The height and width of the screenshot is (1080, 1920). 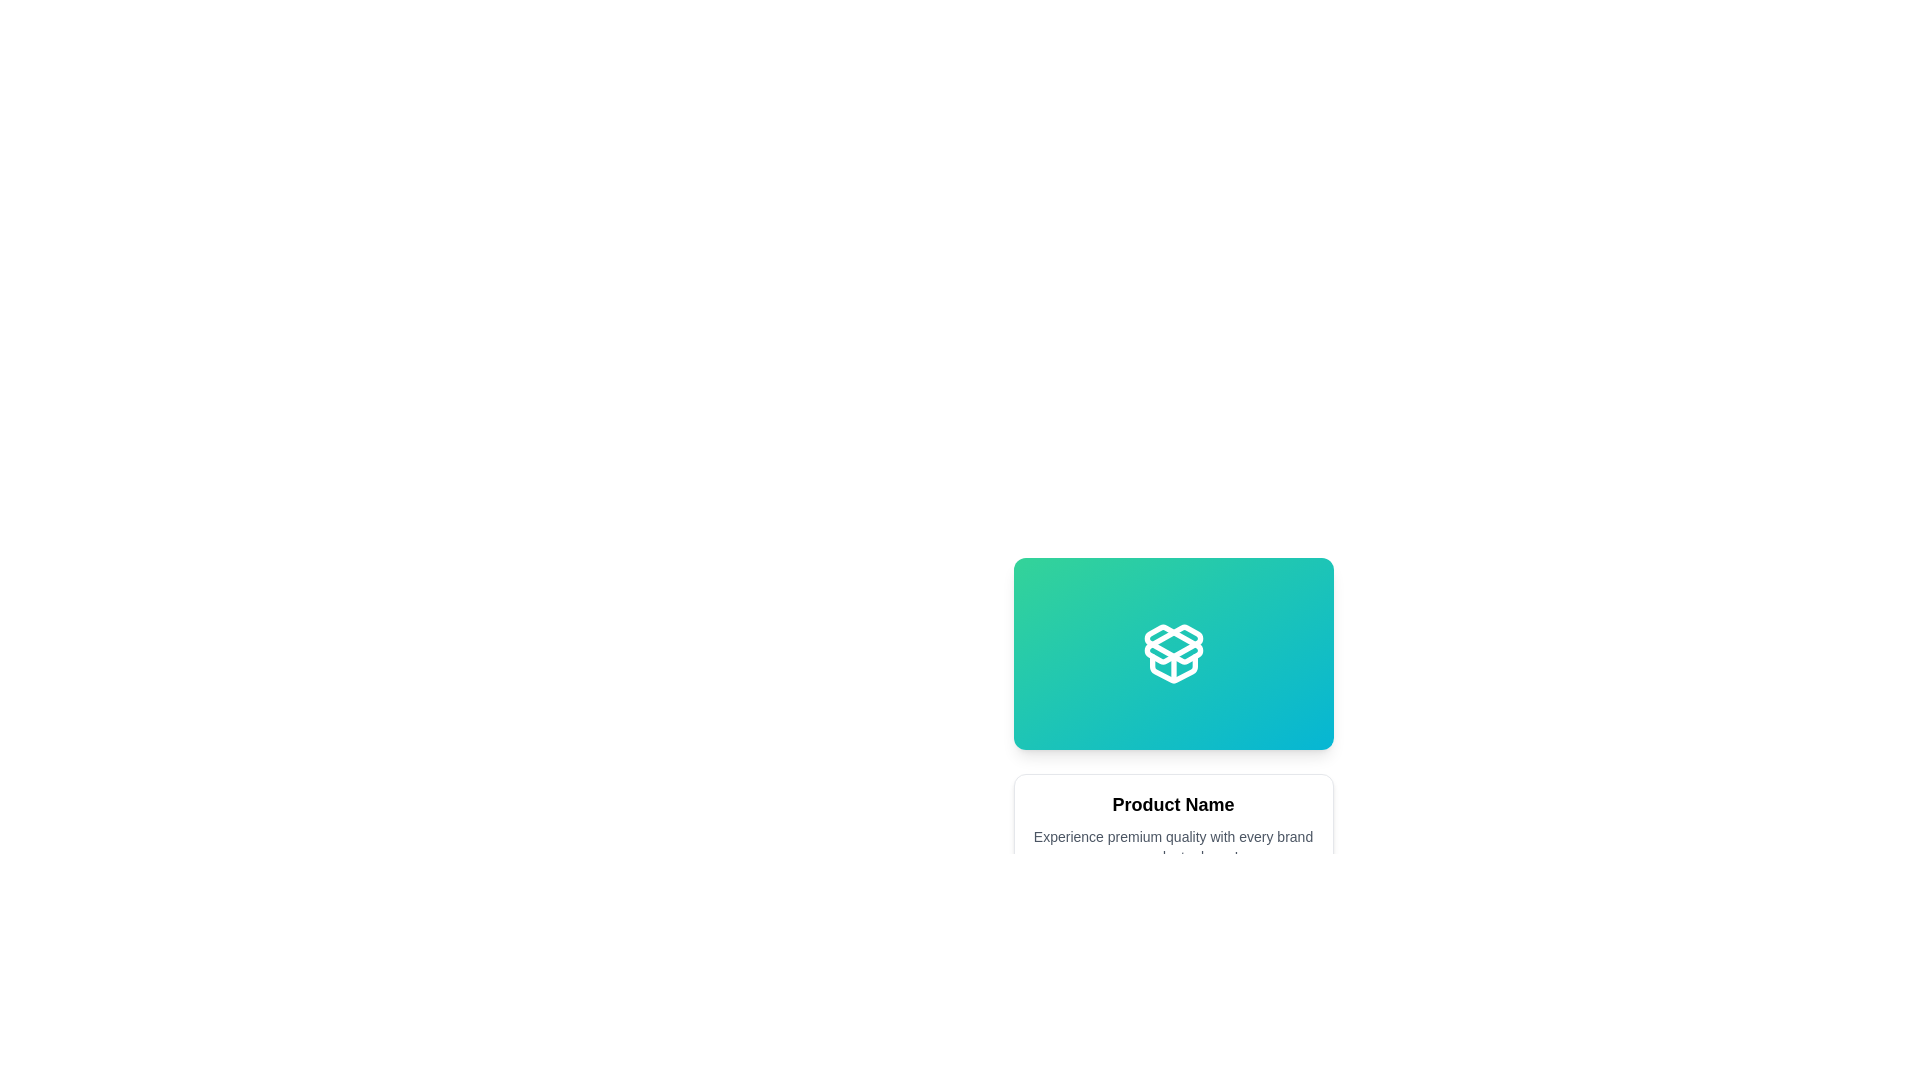 What do you see at coordinates (1173, 847) in the screenshot?
I see `the descriptive text block located below the 'Product Name' text and above the price and button section within the card layout` at bounding box center [1173, 847].